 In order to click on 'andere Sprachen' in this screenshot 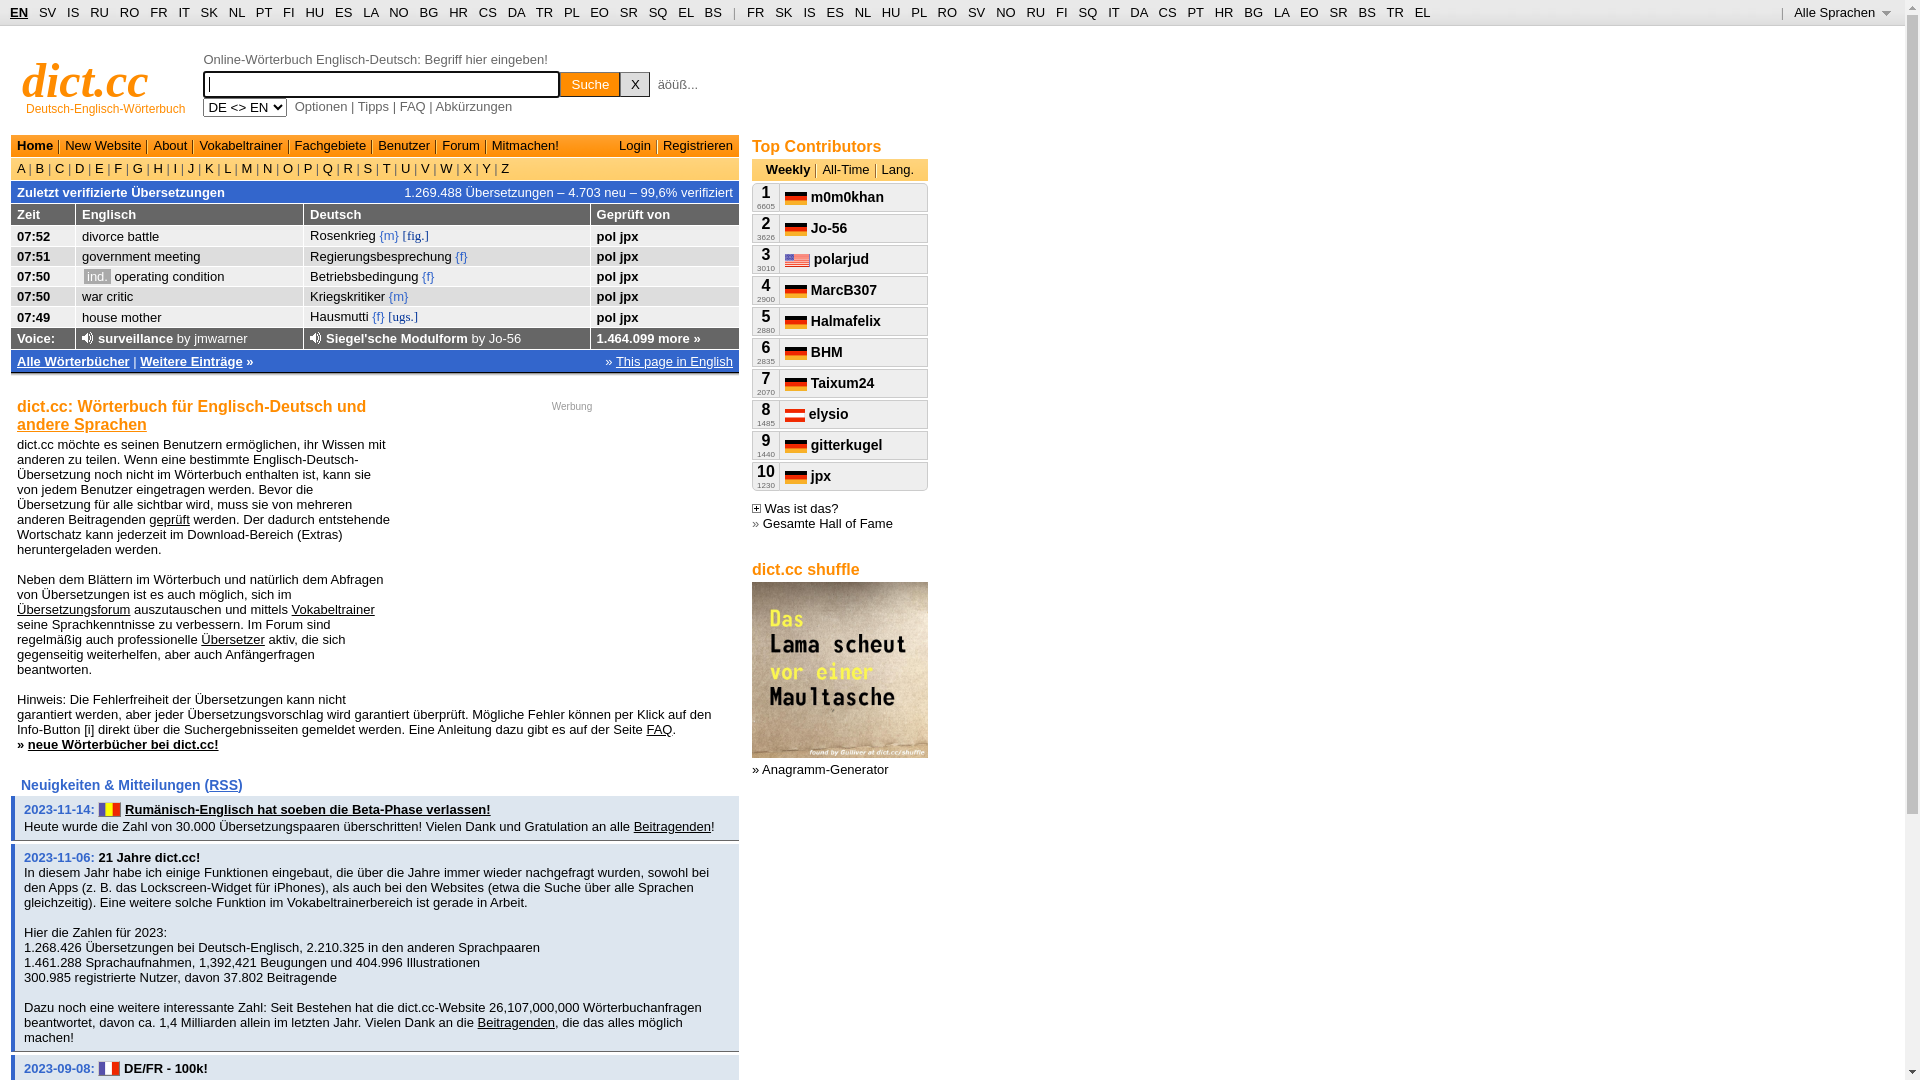, I will do `click(17, 423)`.